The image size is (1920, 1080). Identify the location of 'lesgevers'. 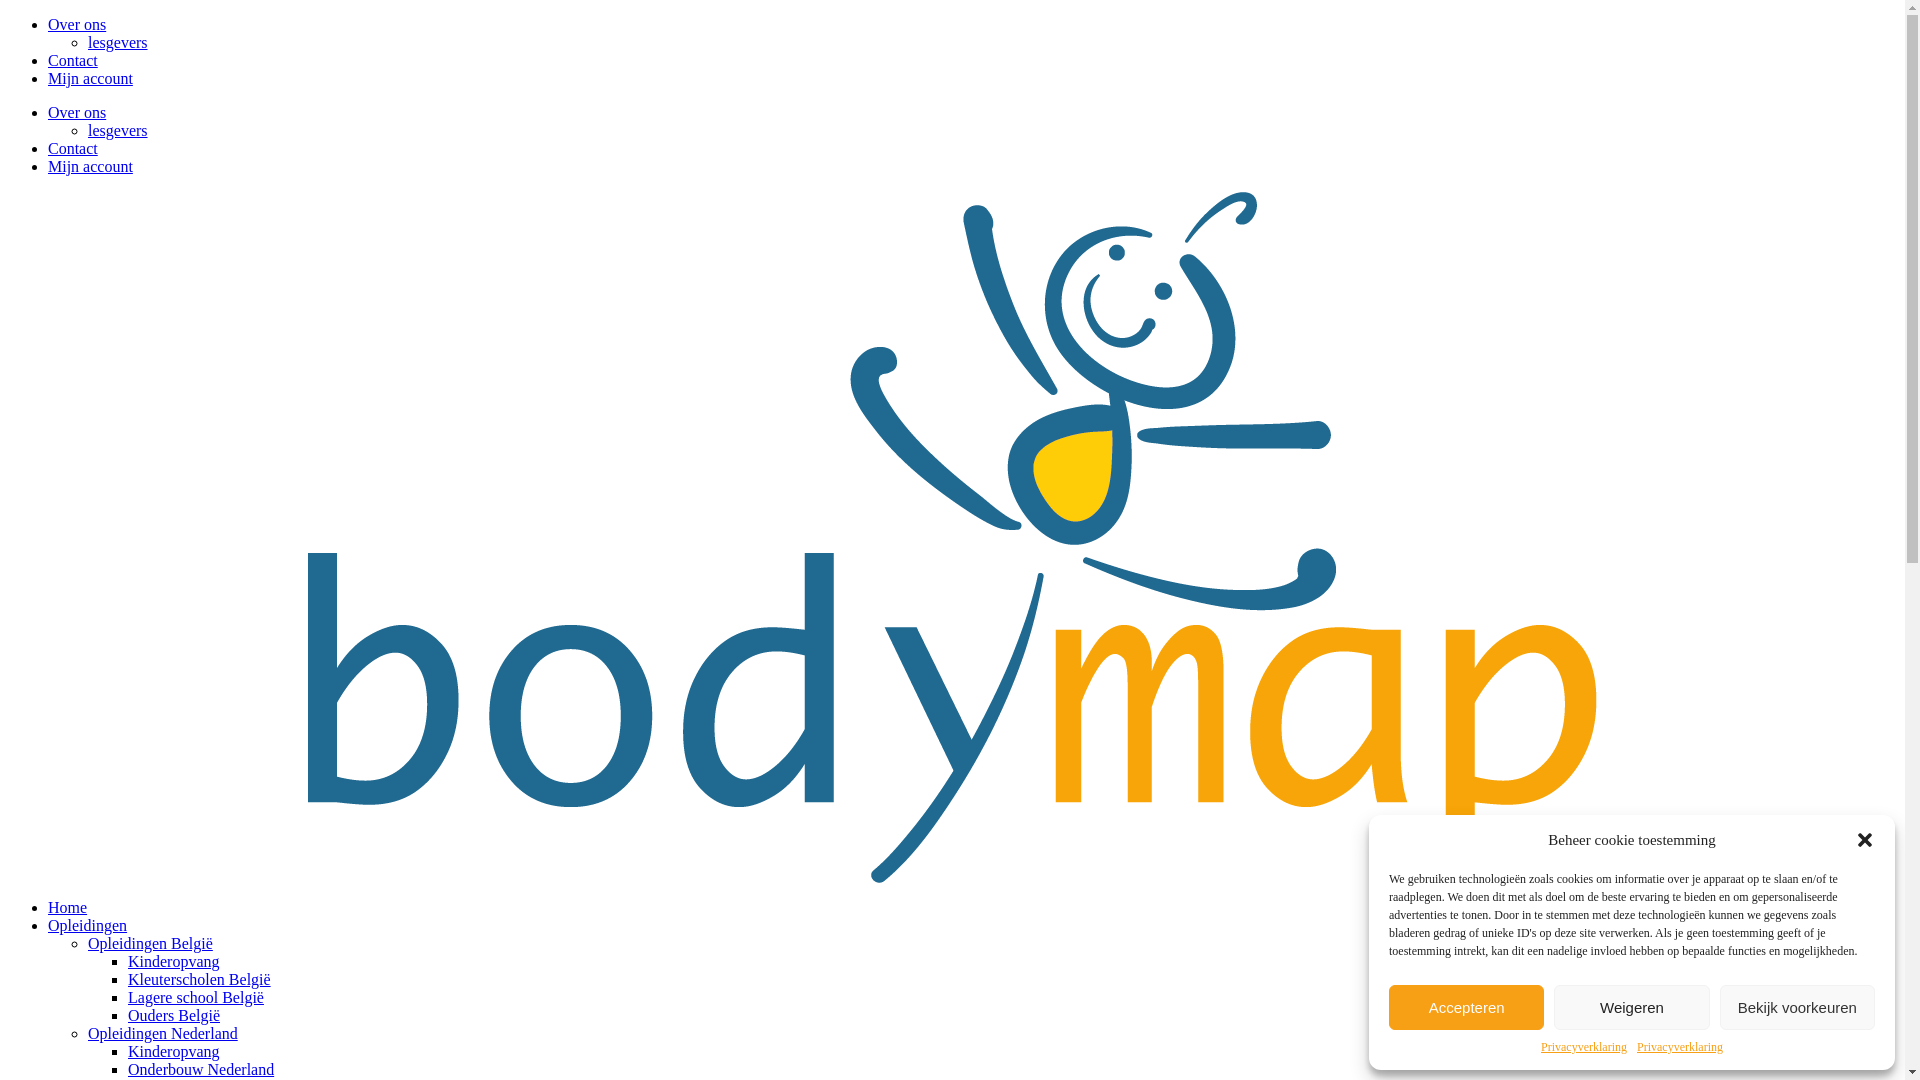
(86, 130).